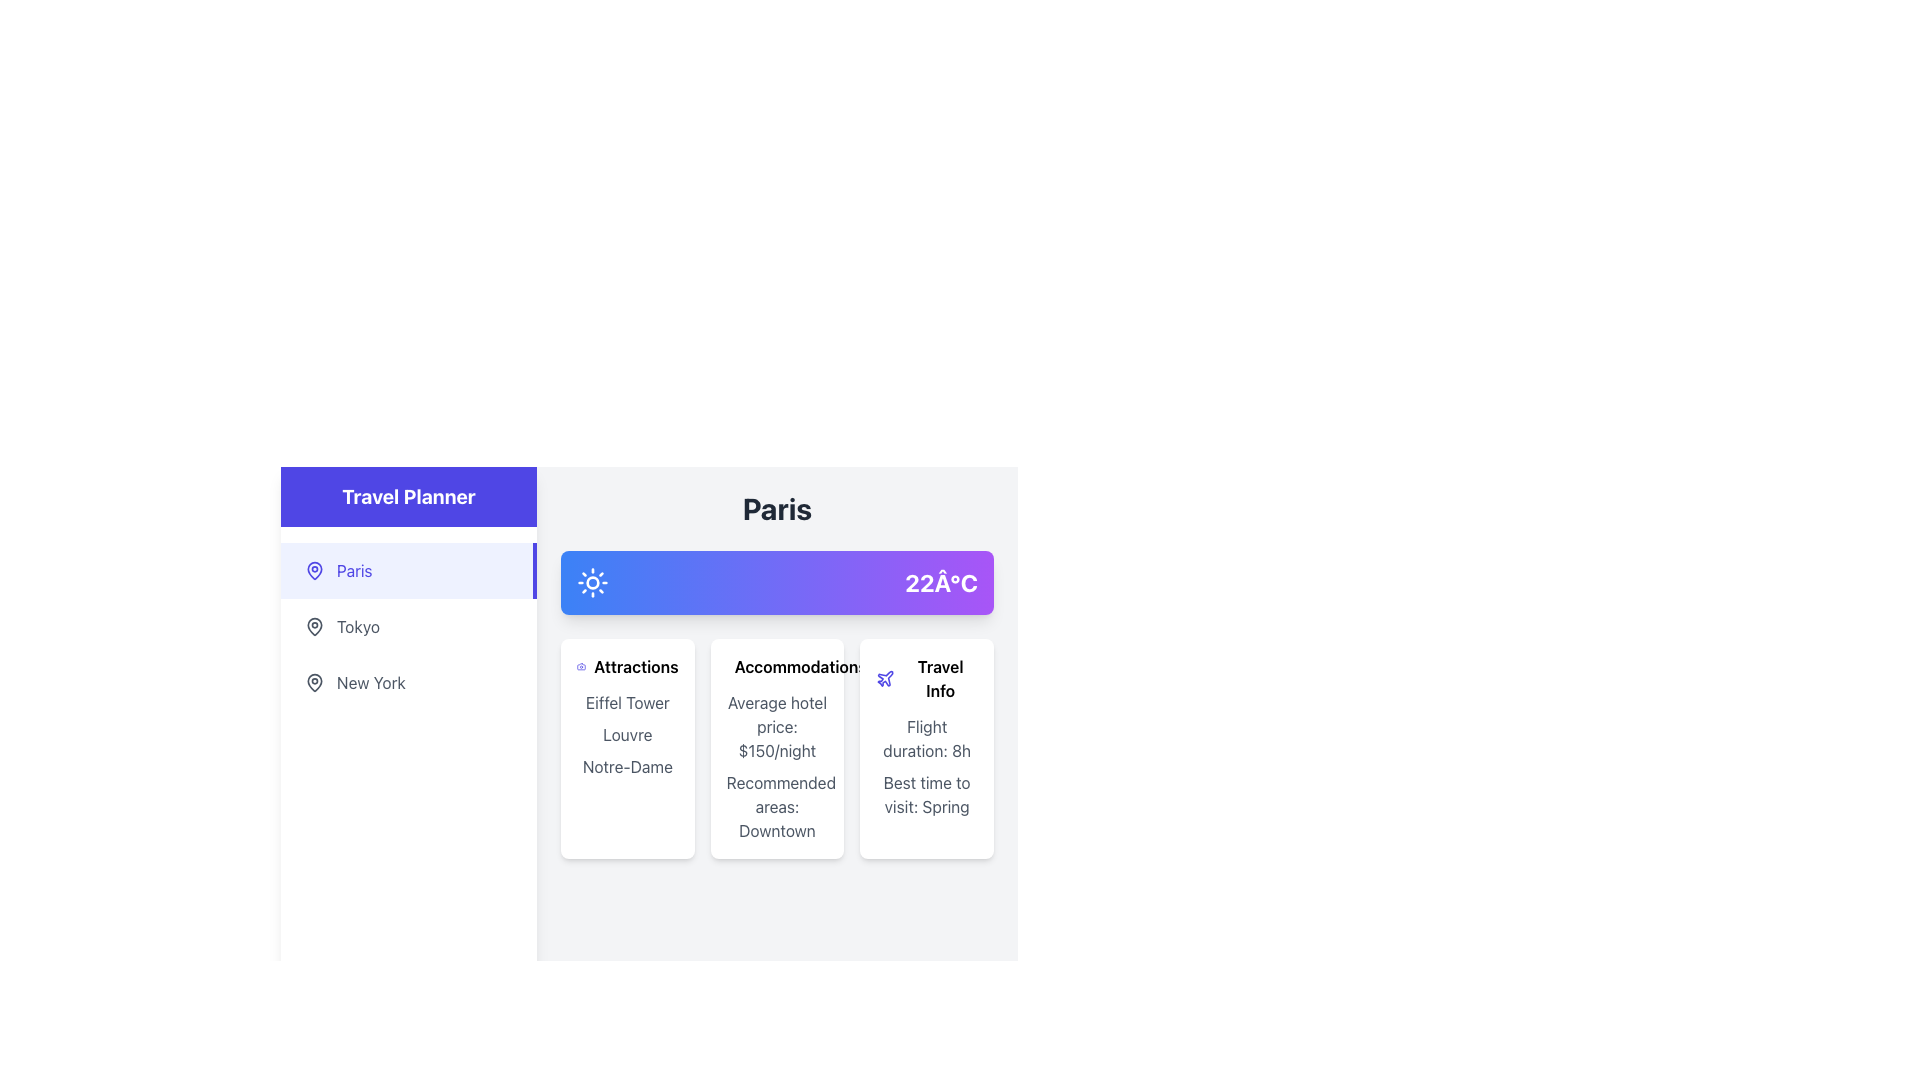  Describe the element at coordinates (926, 748) in the screenshot. I see `information displayed on the 'Travel Info' informational card, which includes the title in bold and two details about flight duration and best visiting time` at that location.